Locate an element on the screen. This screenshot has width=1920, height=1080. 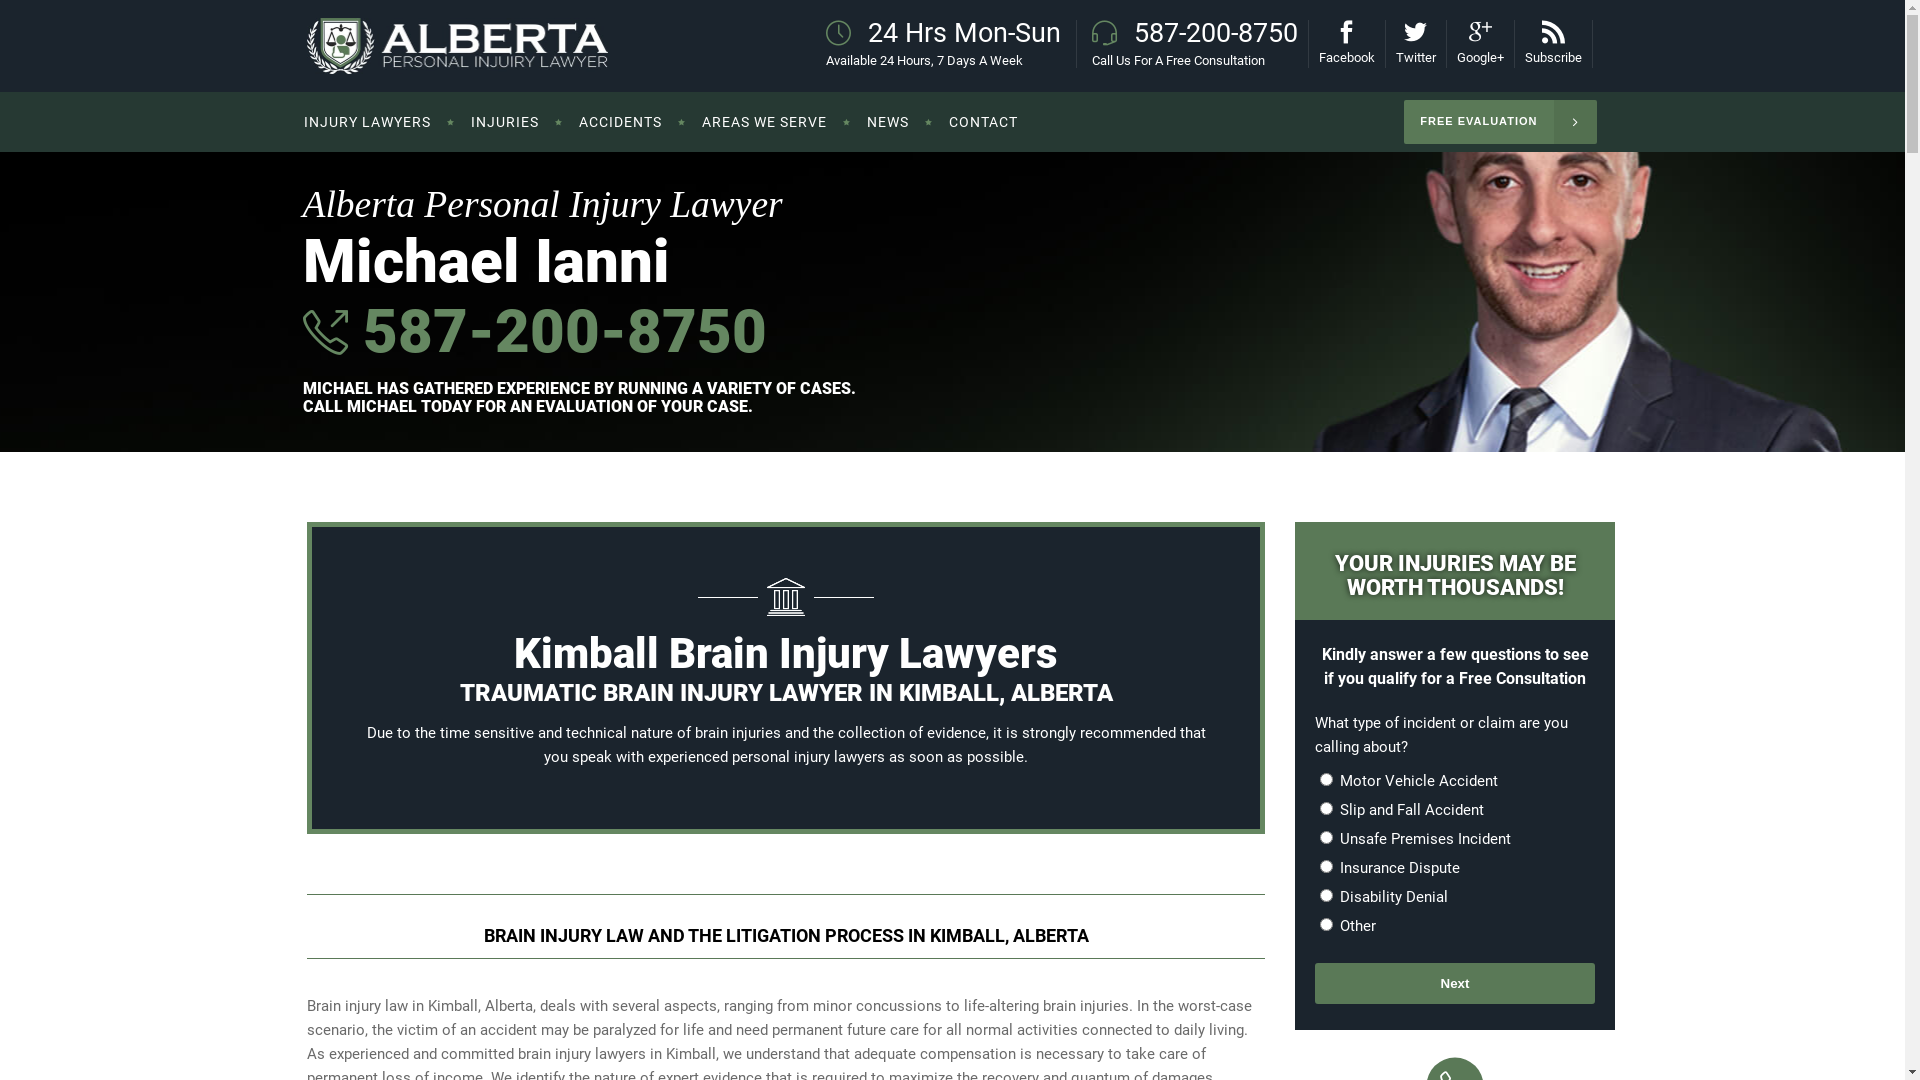
'AREAS WE SERVE' is located at coordinates (763, 122).